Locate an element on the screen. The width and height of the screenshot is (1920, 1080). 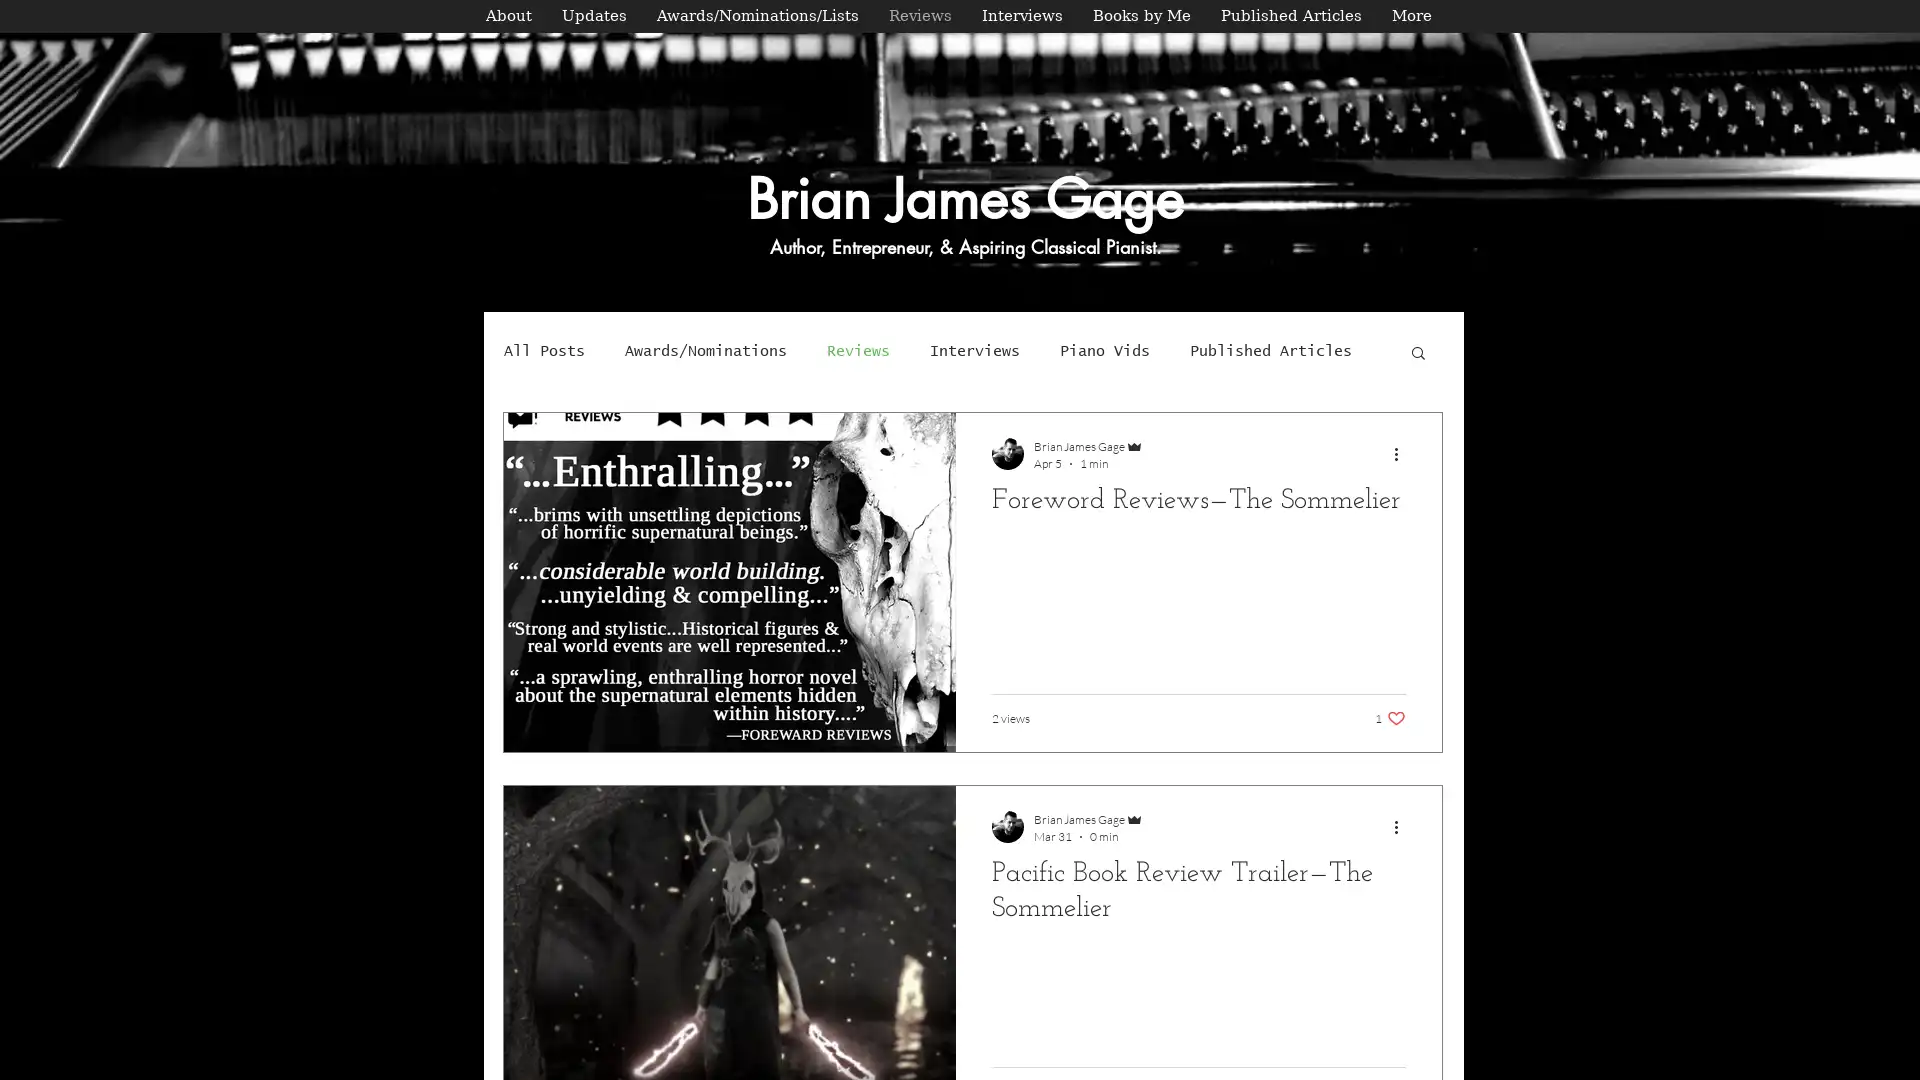
More actions is located at coordinates (1401, 826).